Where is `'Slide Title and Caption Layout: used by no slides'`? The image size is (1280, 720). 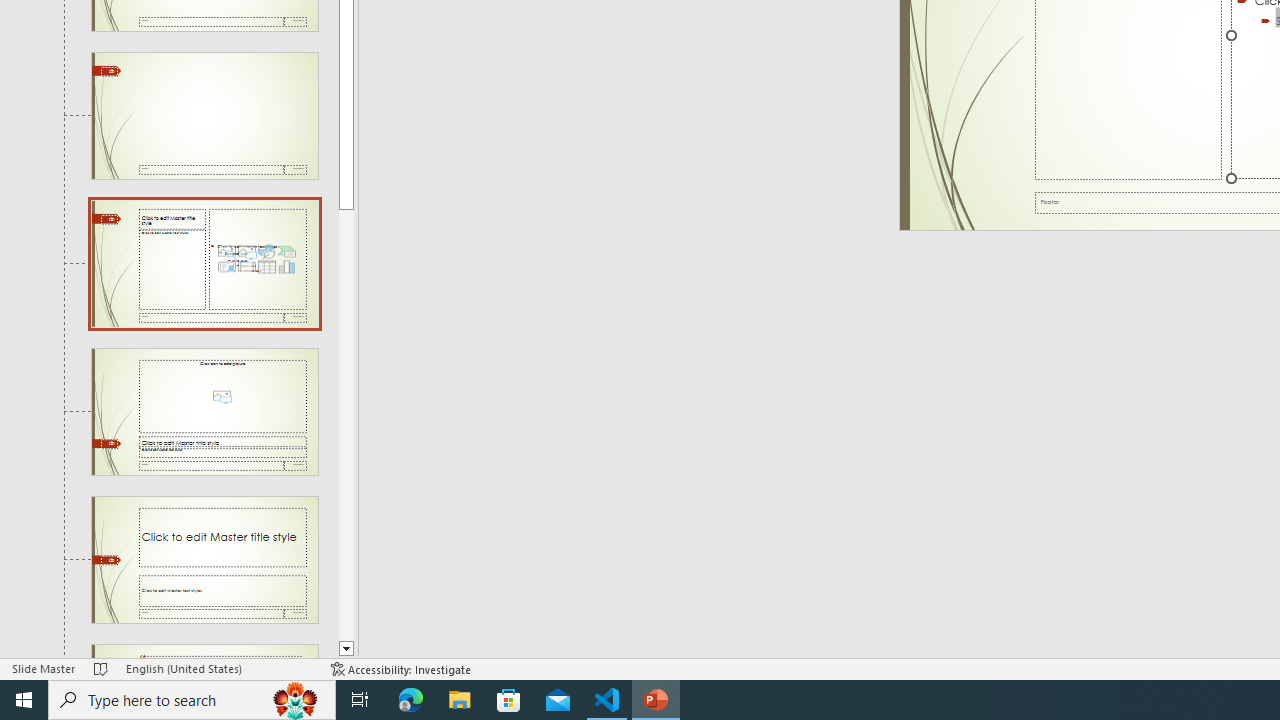 'Slide Title and Caption Layout: used by no slides' is located at coordinates (204, 559).